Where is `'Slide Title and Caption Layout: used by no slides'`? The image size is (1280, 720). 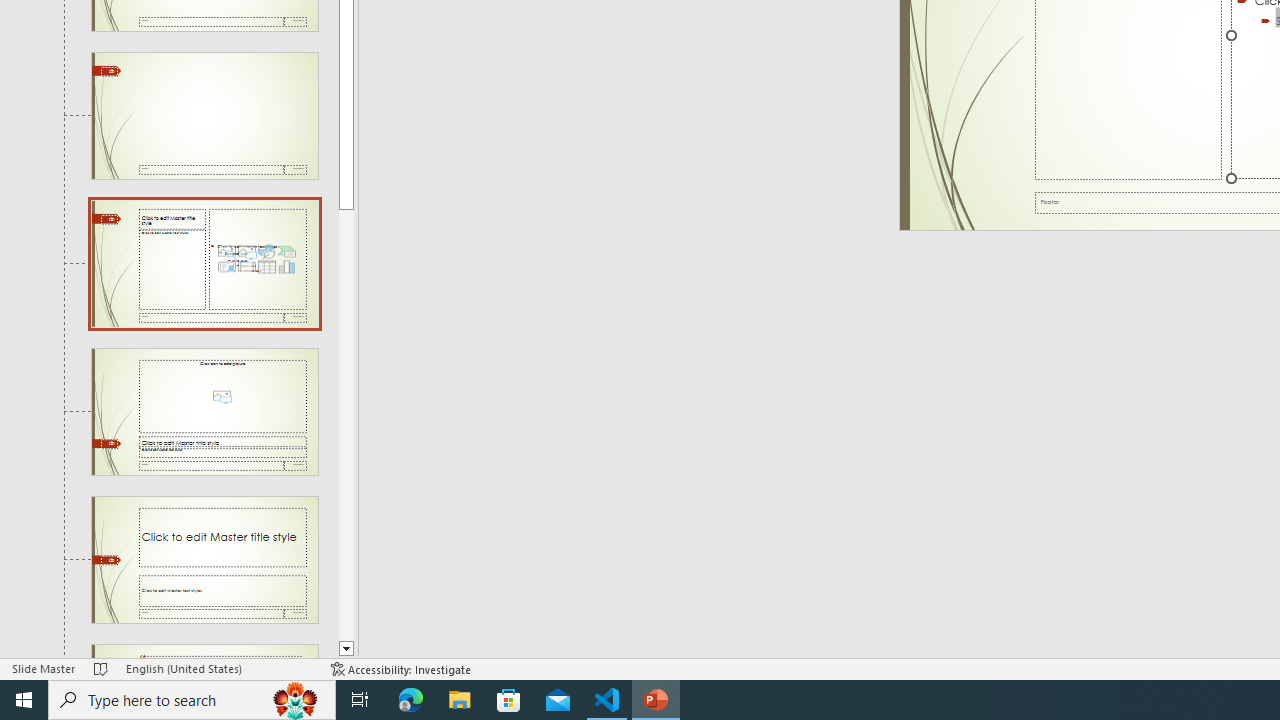 'Slide Title and Caption Layout: used by no slides' is located at coordinates (204, 559).